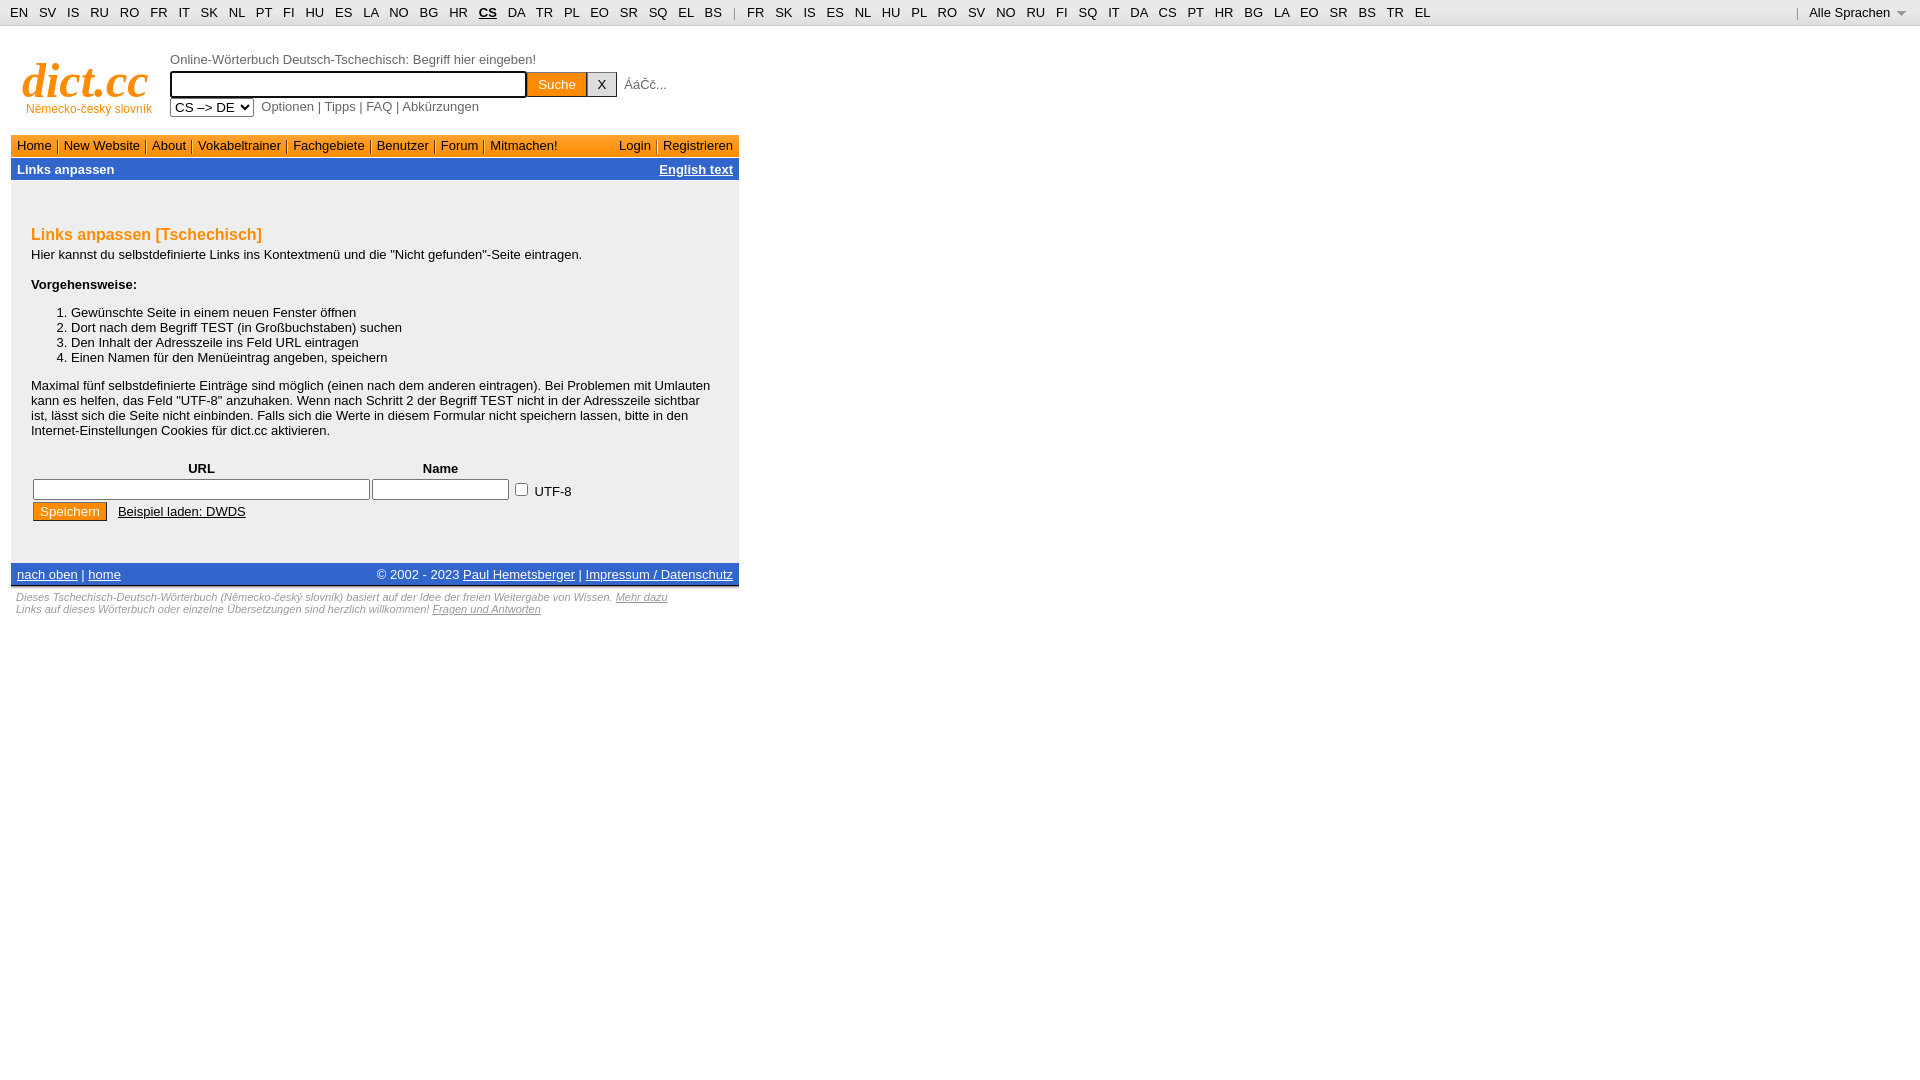 The width and height of the screenshot is (1920, 1080). Describe the element at coordinates (103, 573) in the screenshot. I see `'home'` at that location.